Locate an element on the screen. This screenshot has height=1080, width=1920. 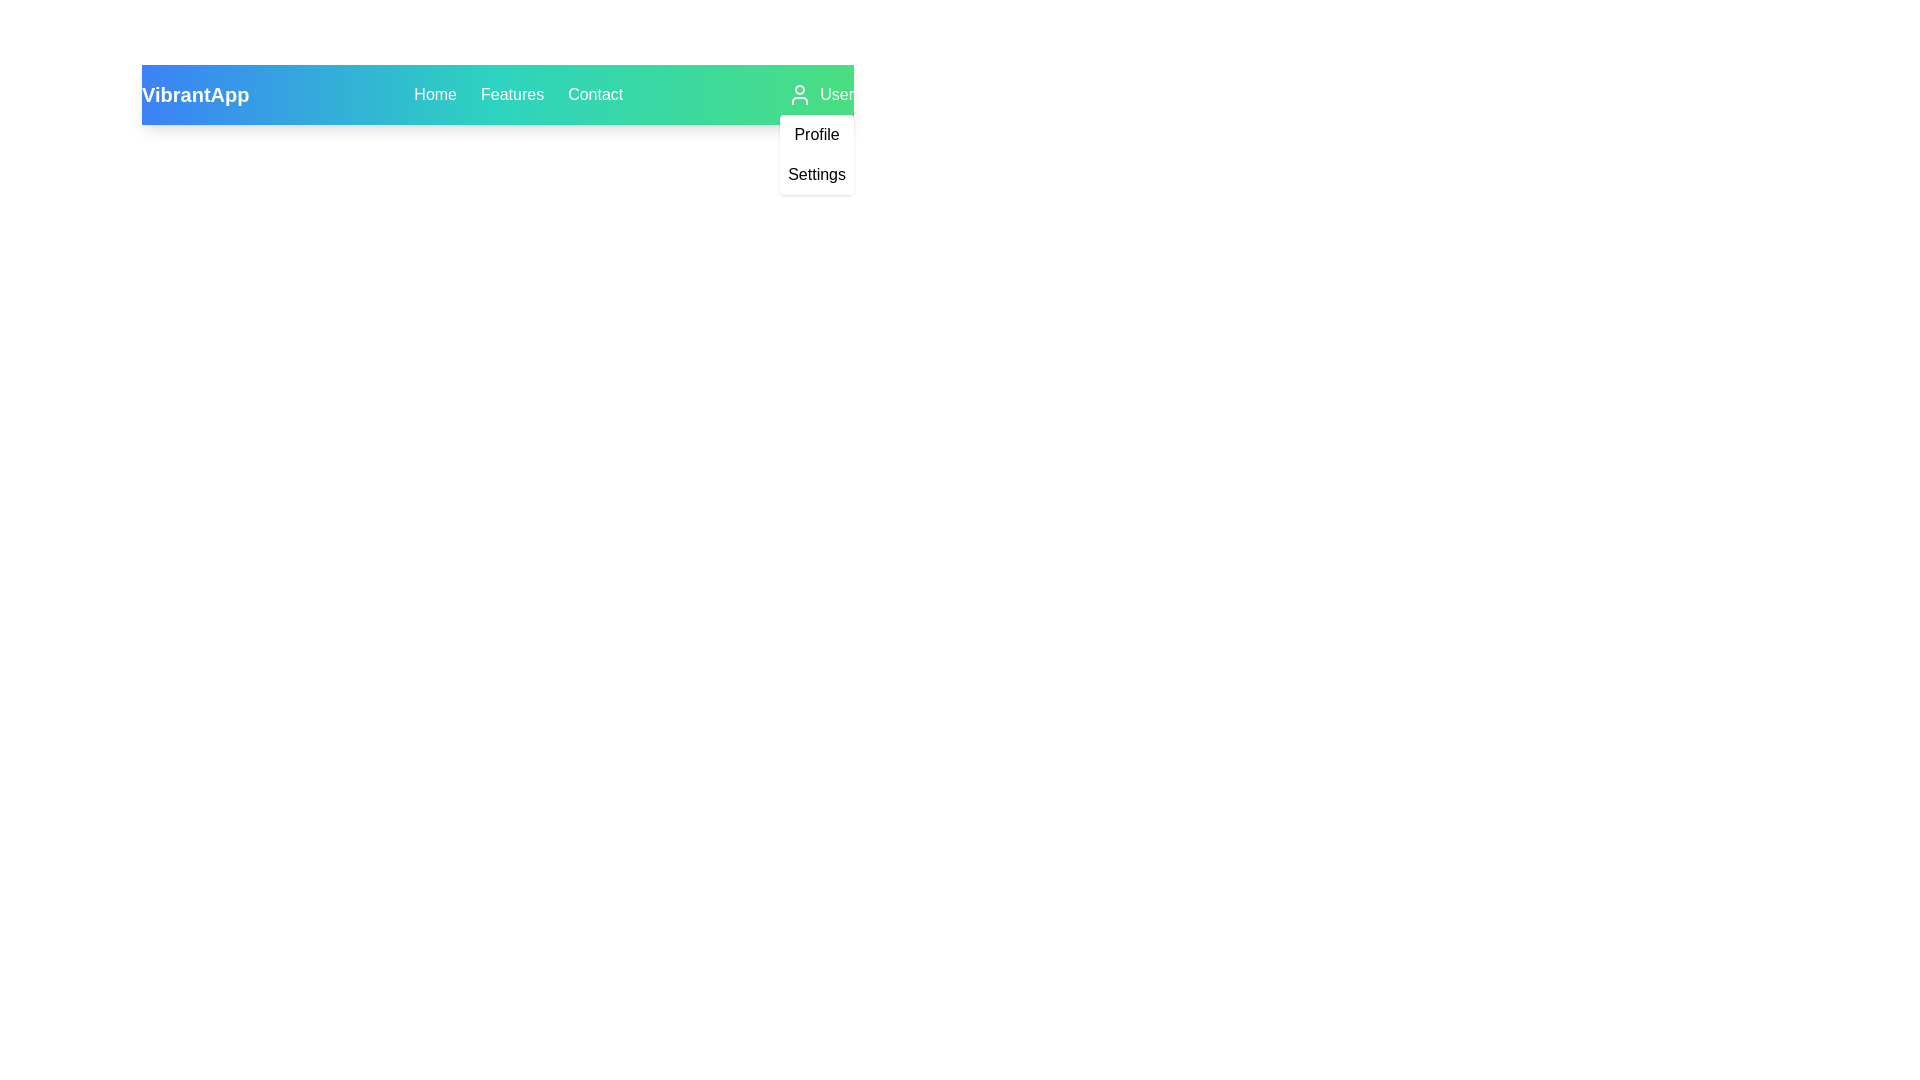
the Contact navigation link is located at coordinates (594, 95).